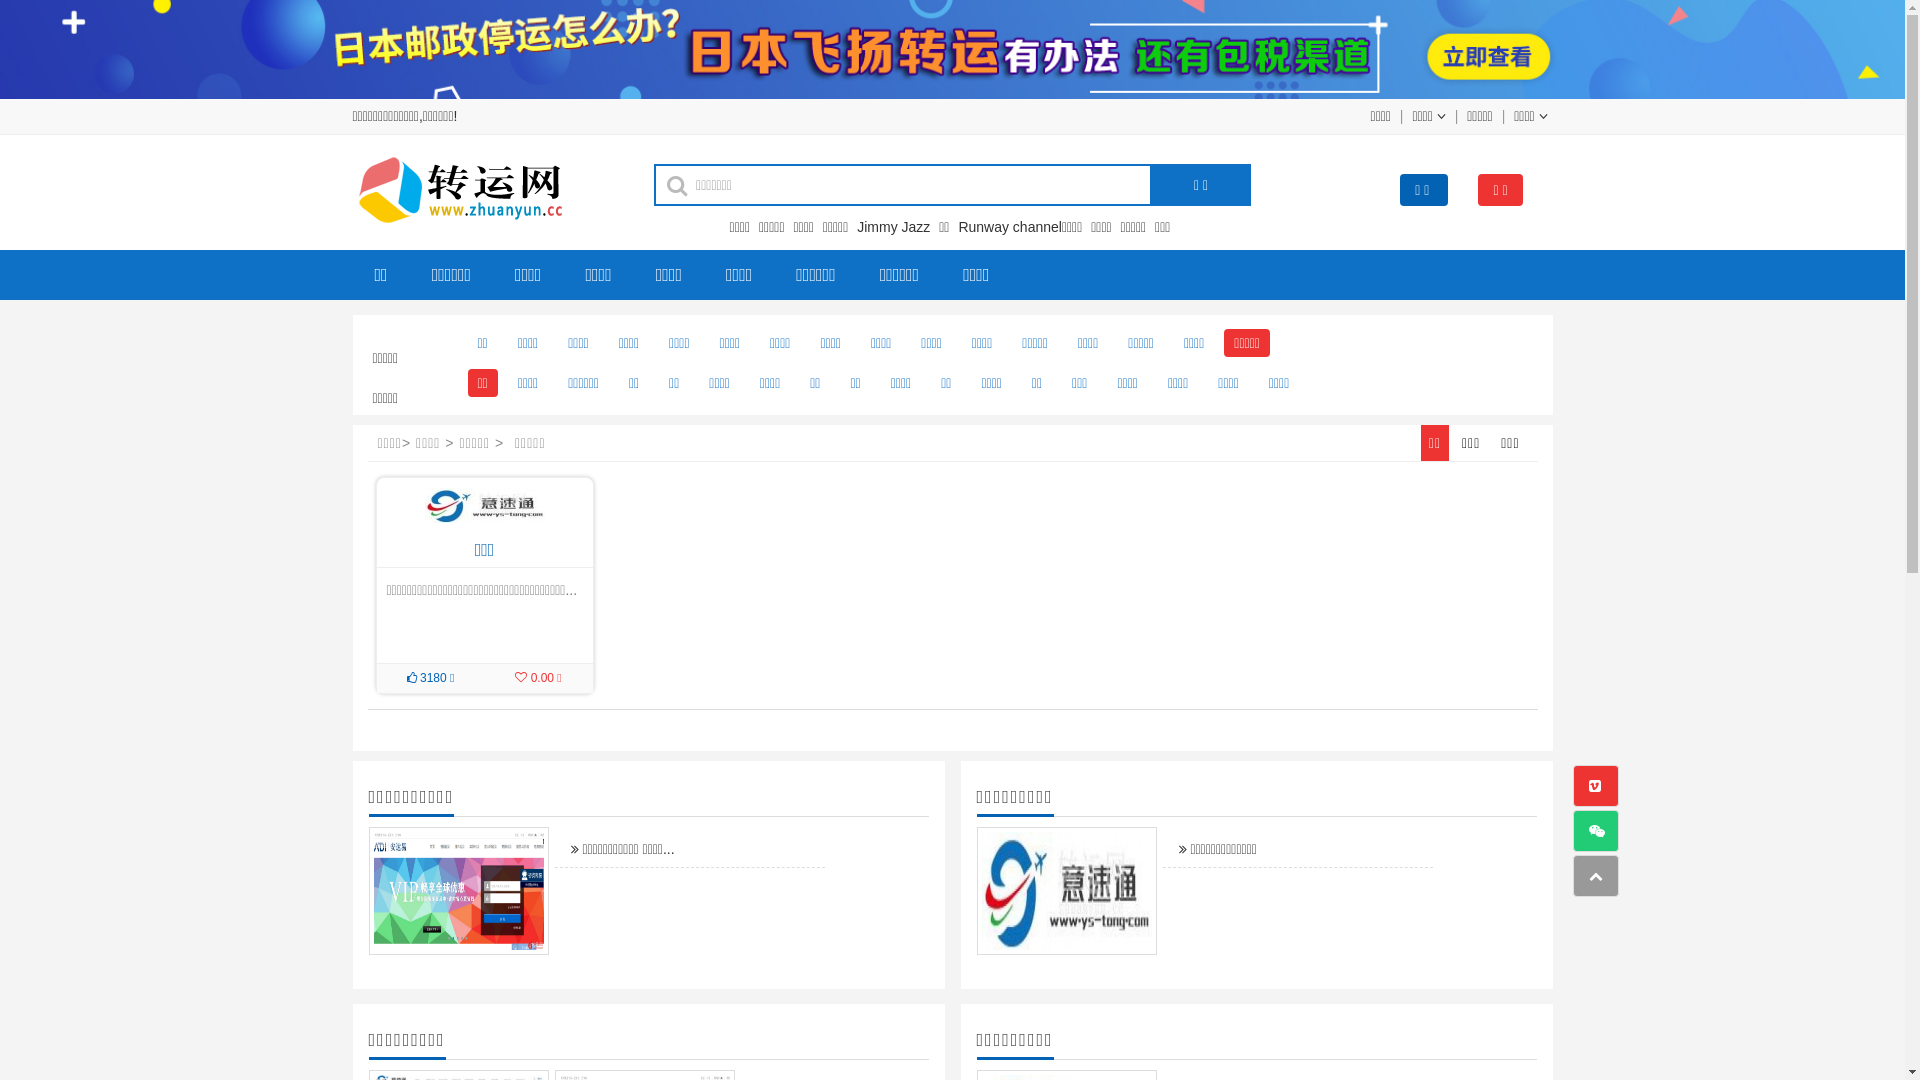 The image size is (1920, 1080). I want to click on 'Jimmy Jazz', so click(895, 226).